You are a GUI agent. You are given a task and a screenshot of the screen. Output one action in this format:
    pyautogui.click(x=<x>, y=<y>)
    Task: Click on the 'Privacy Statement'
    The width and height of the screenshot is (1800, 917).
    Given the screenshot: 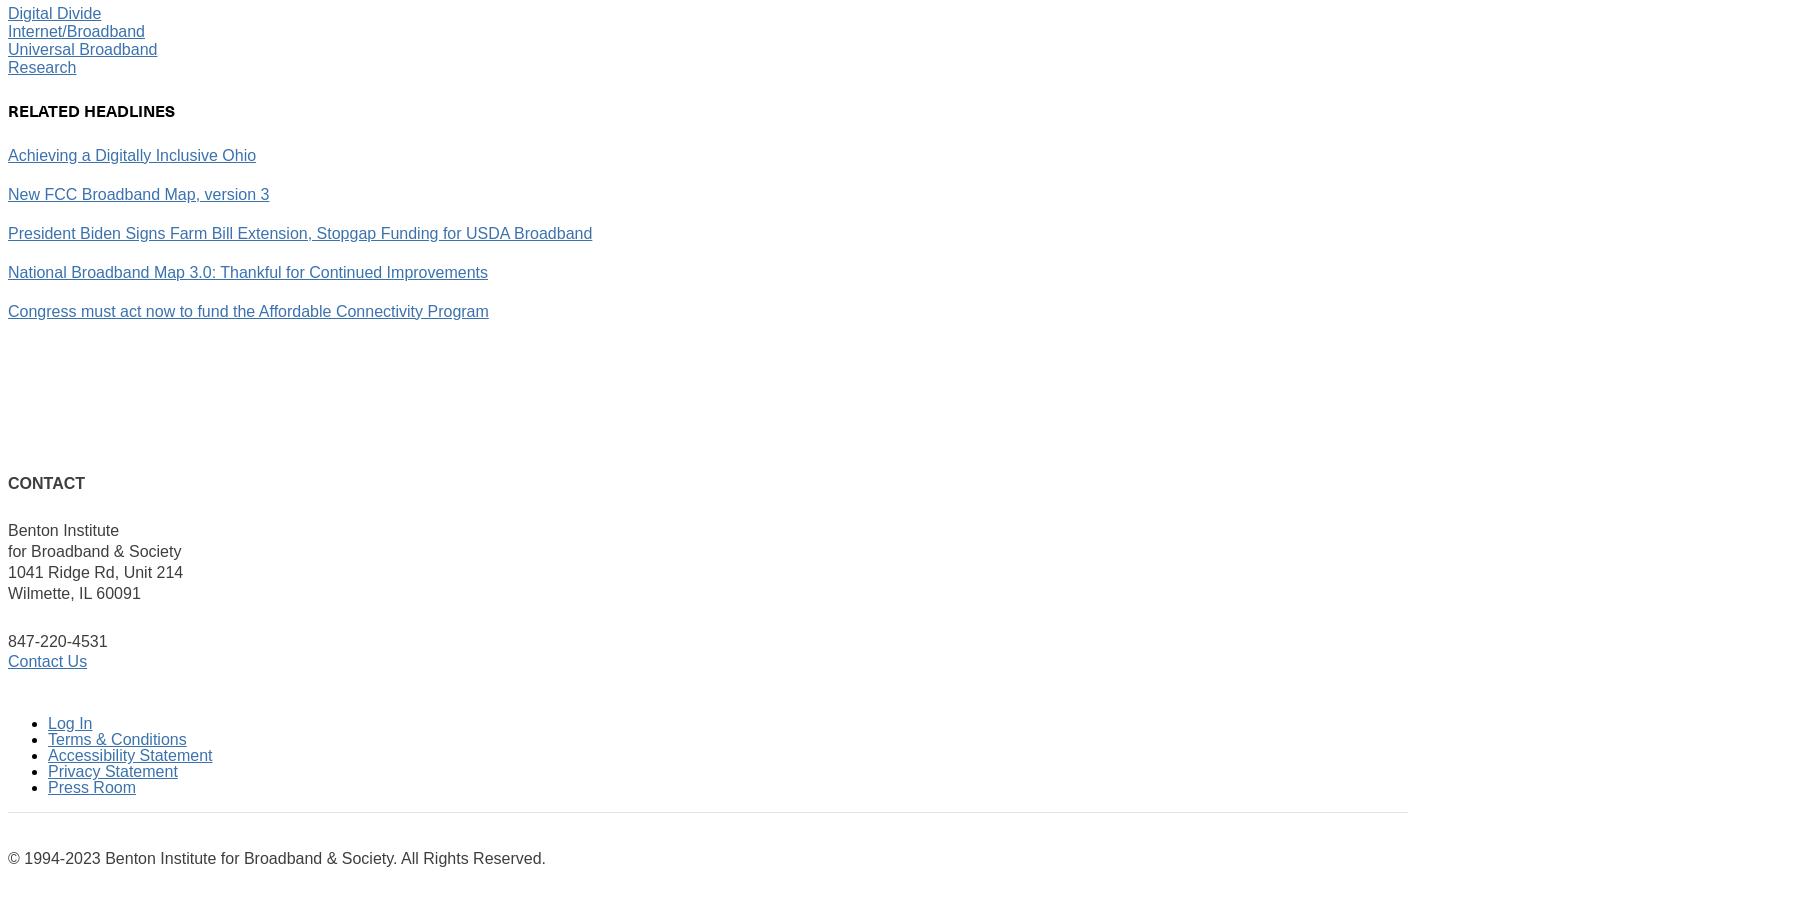 What is the action you would take?
    pyautogui.click(x=47, y=770)
    